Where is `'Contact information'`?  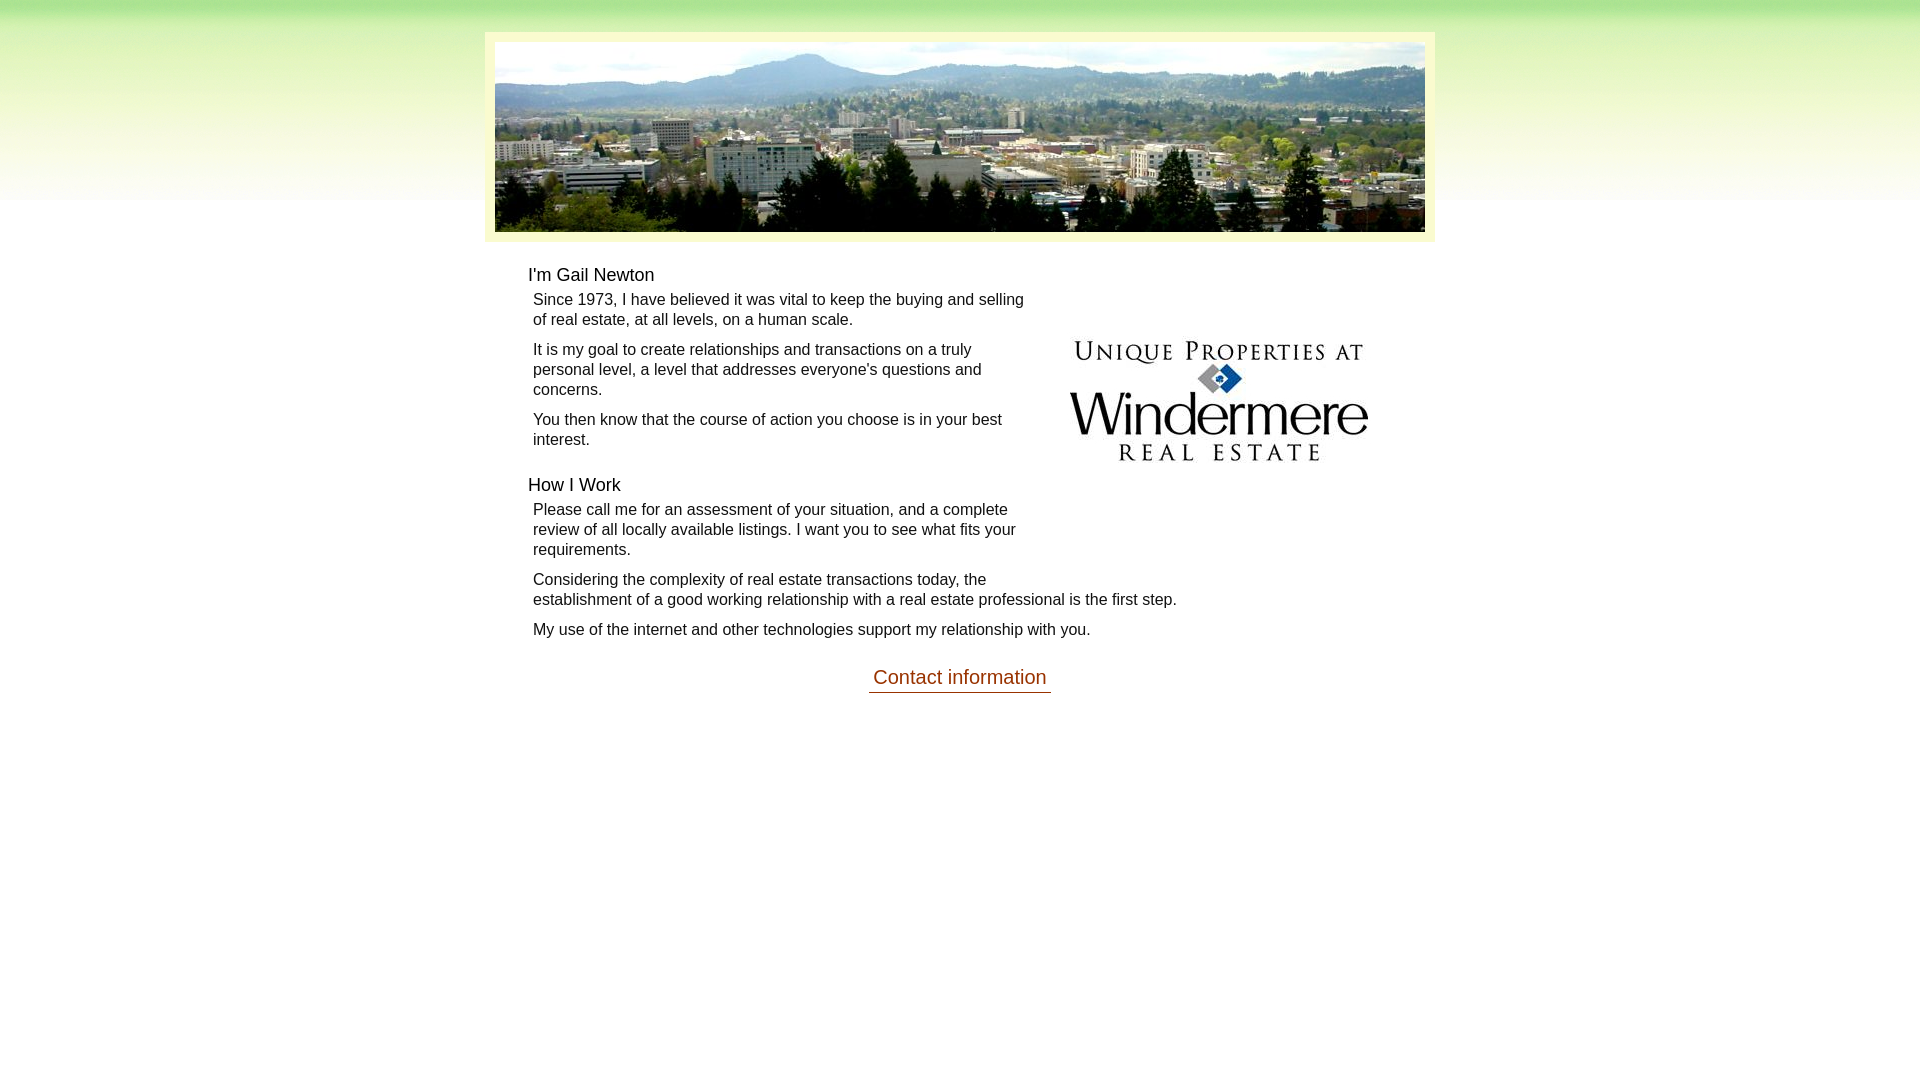 'Contact information' is located at coordinates (958, 676).